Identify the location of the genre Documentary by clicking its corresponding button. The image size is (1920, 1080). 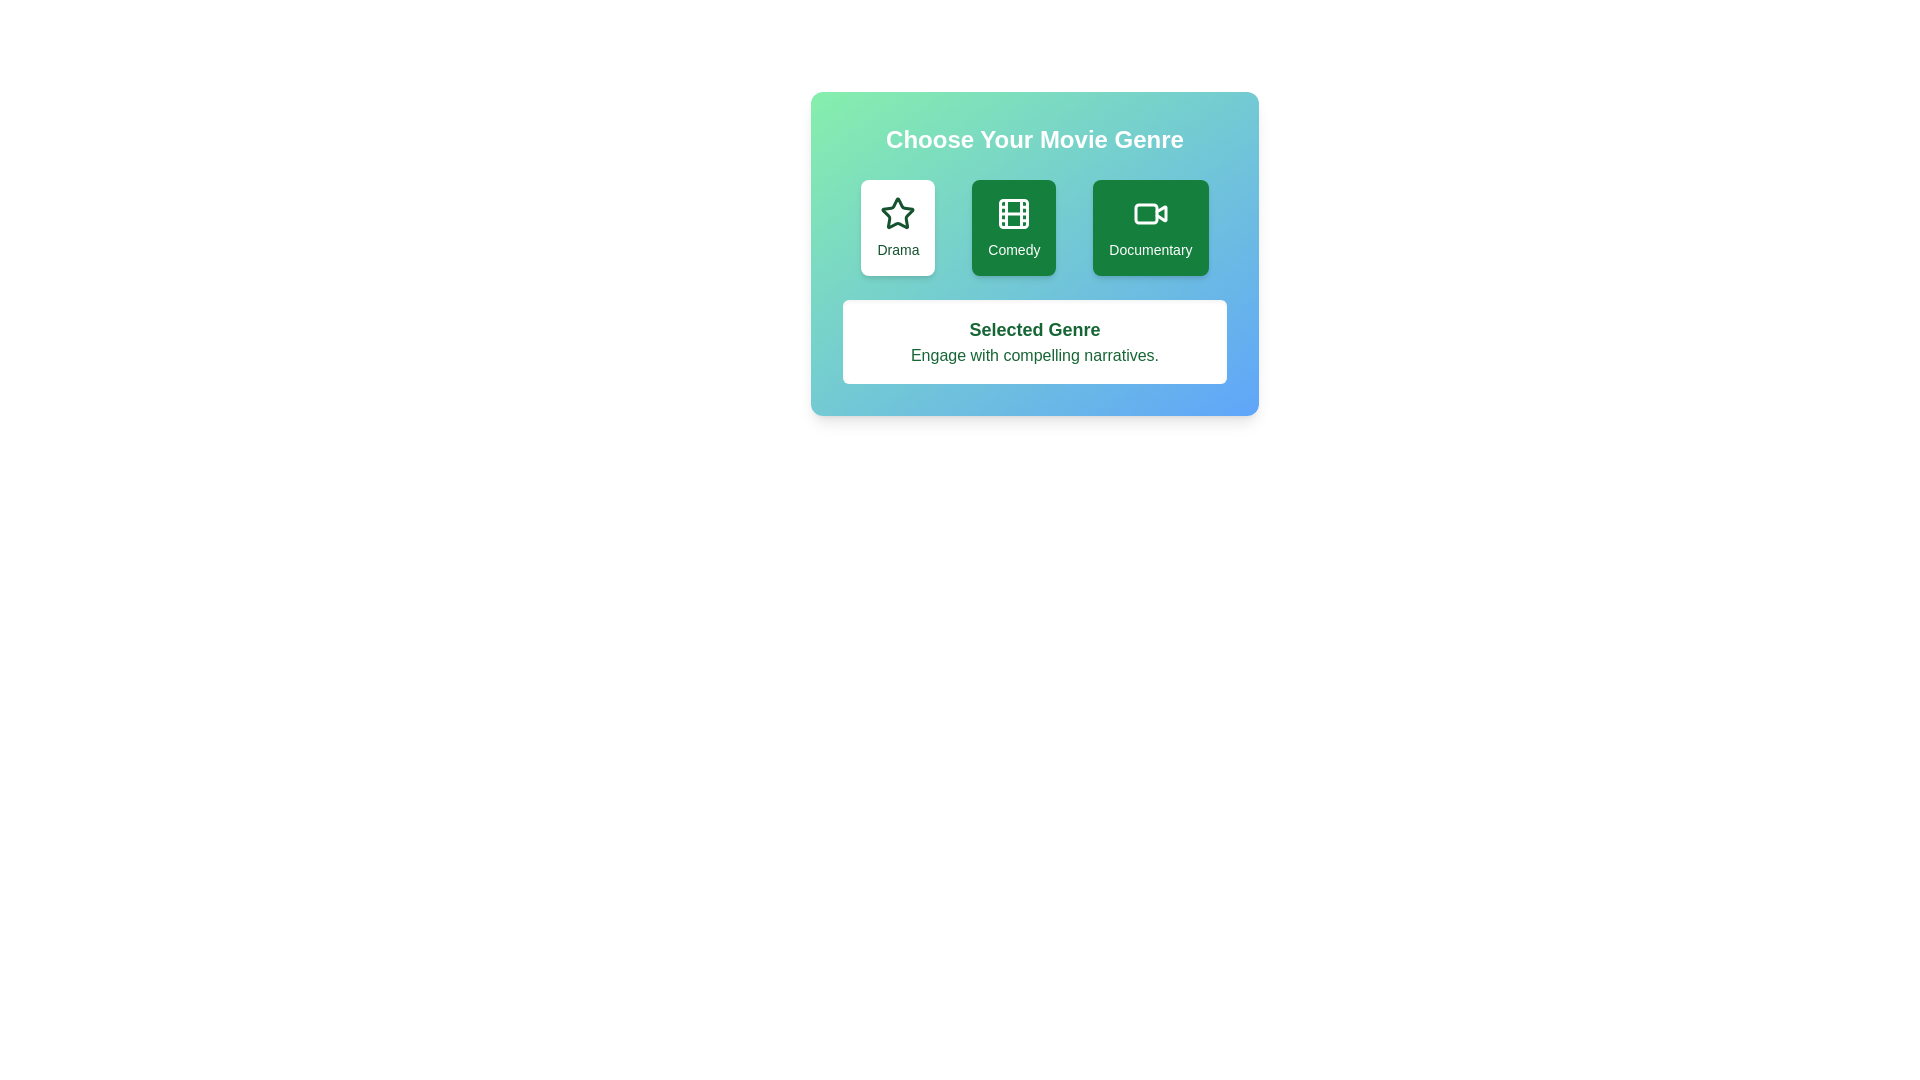
(1150, 226).